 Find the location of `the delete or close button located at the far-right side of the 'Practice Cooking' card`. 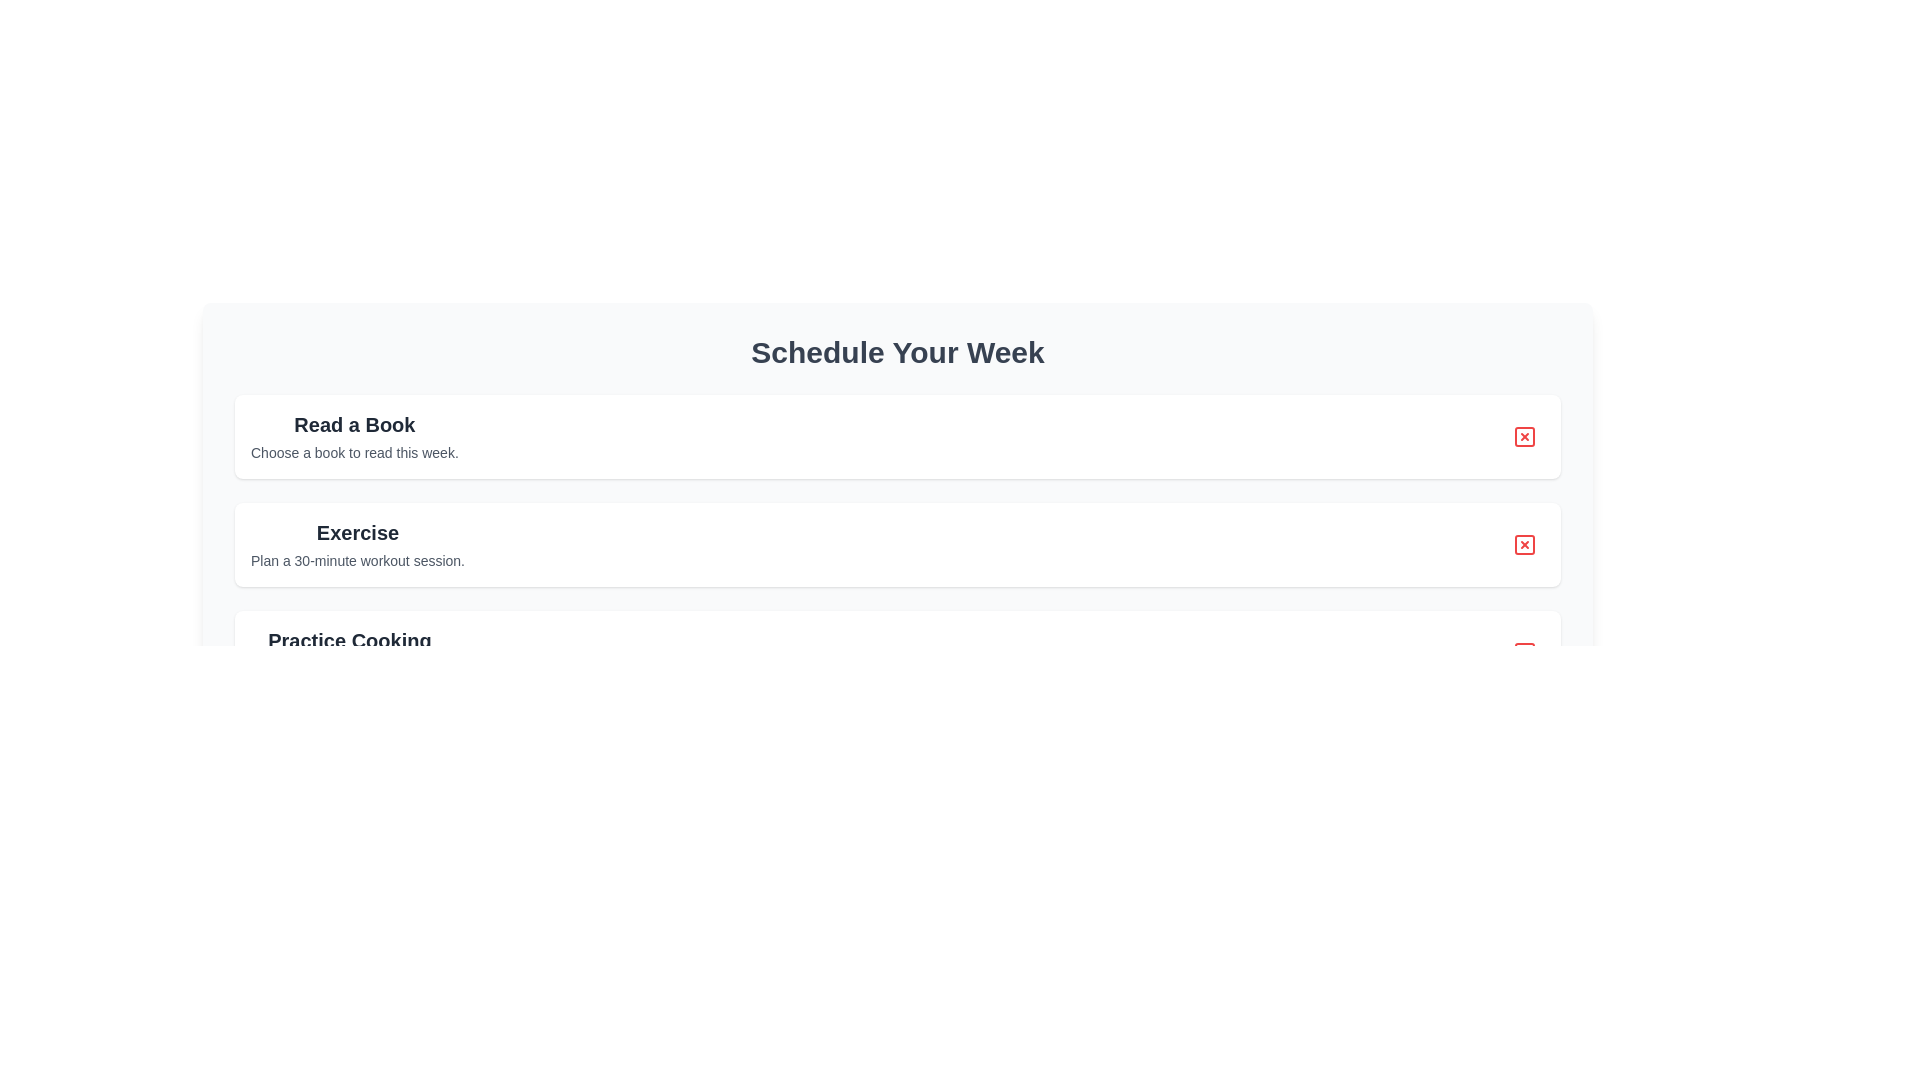

the delete or close button located at the far-right side of the 'Practice Cooking' card is located at coordinates (1524, 652).